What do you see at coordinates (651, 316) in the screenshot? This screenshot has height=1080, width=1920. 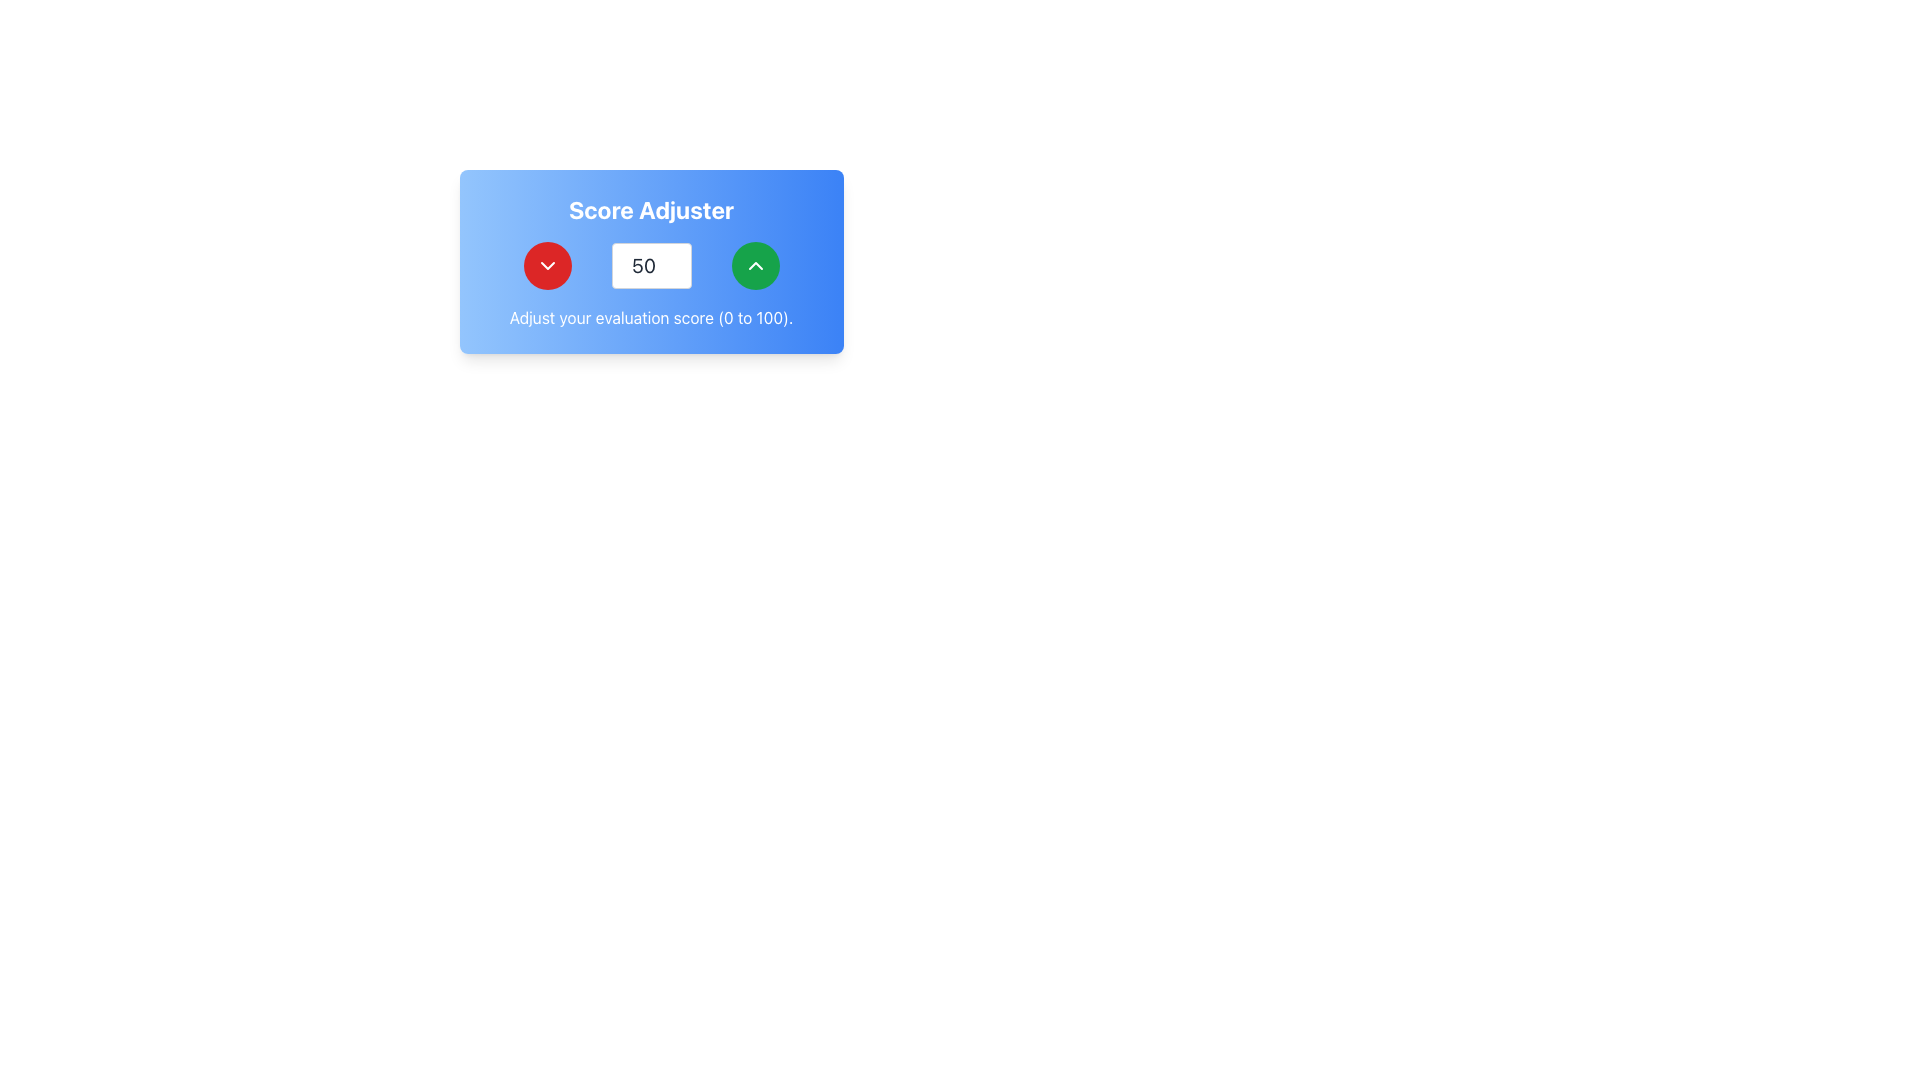 I see `the static text label that contains the text 'Adjust your evaluation score (0 to 100).' which is located below the score adjustment controls in the blue gradient background` at bounding box center [651, 316].